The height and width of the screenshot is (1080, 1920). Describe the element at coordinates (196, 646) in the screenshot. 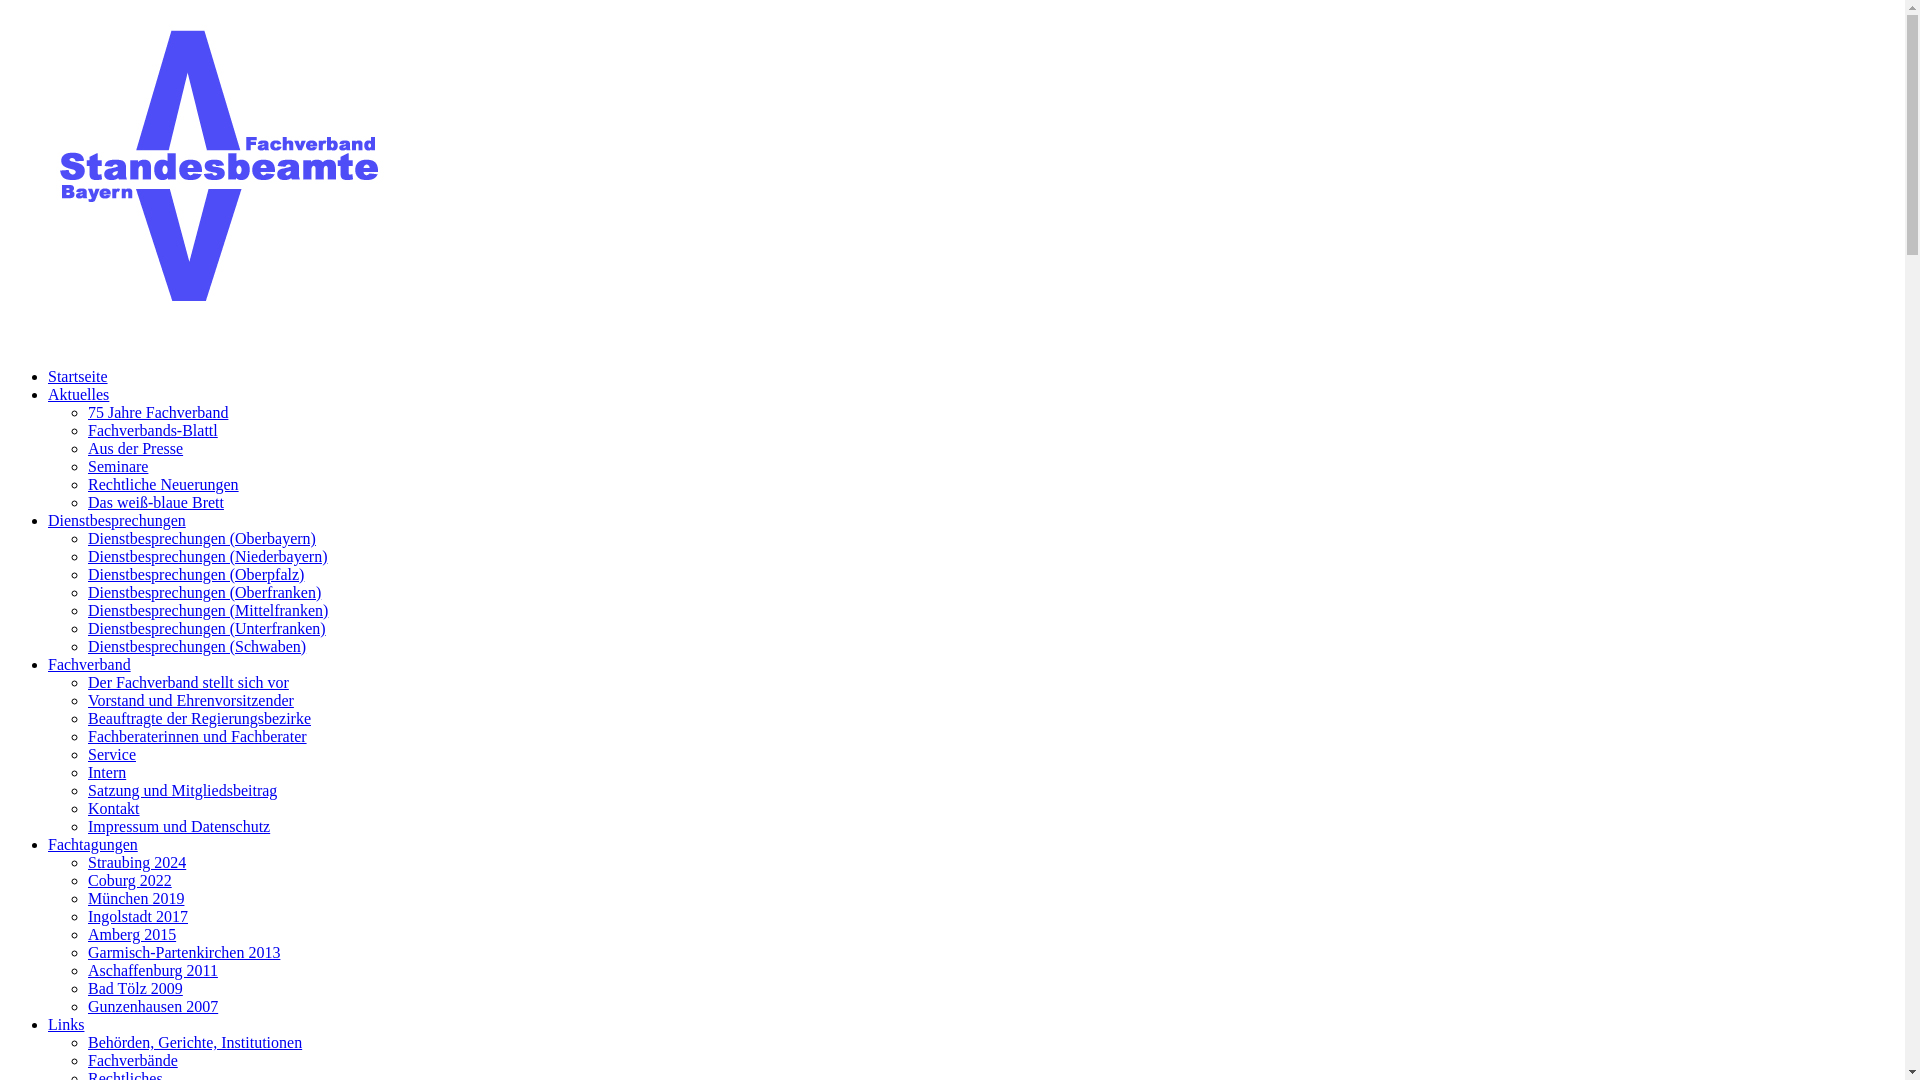

I see `'Dienstbesprechungen (Schwaben)'` at that location.